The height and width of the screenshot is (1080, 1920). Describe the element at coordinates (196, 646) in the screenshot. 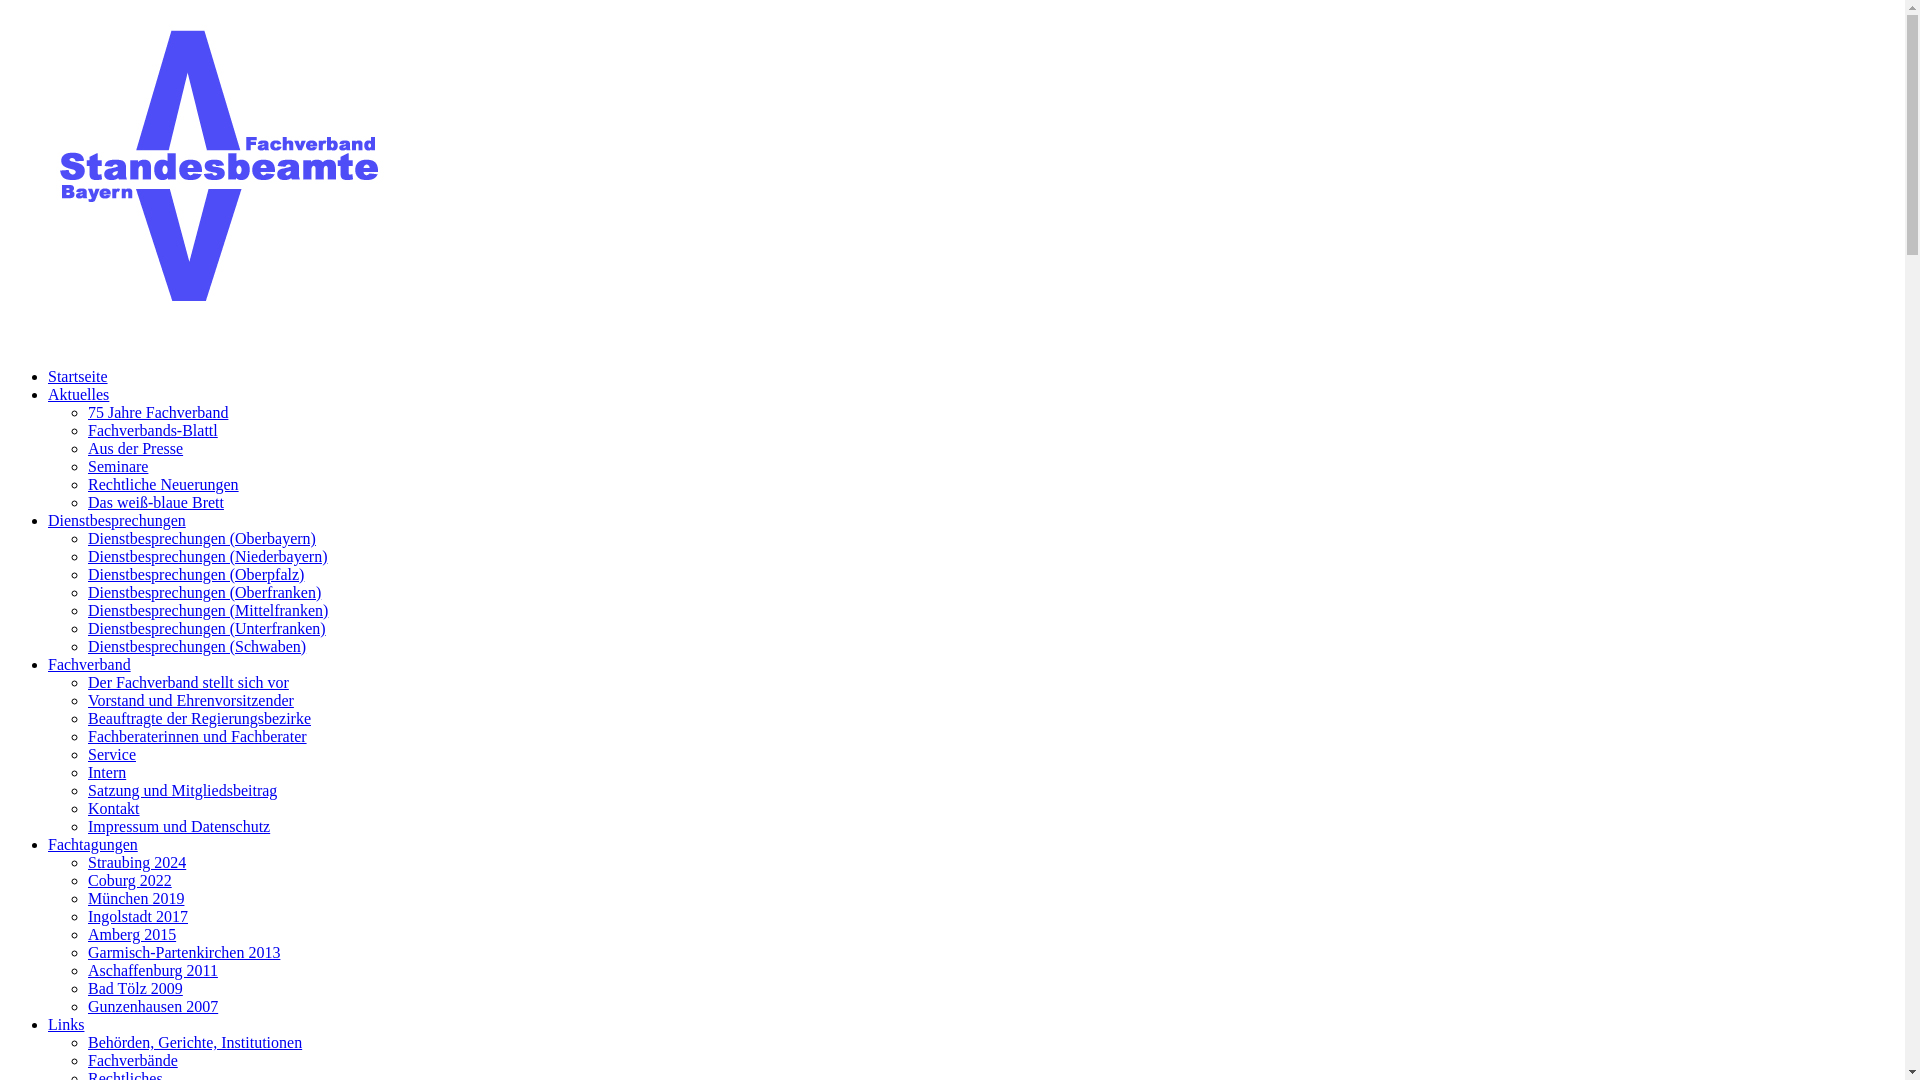

I see `'Dienstbesprechungen (Schwaben)'` at that location.